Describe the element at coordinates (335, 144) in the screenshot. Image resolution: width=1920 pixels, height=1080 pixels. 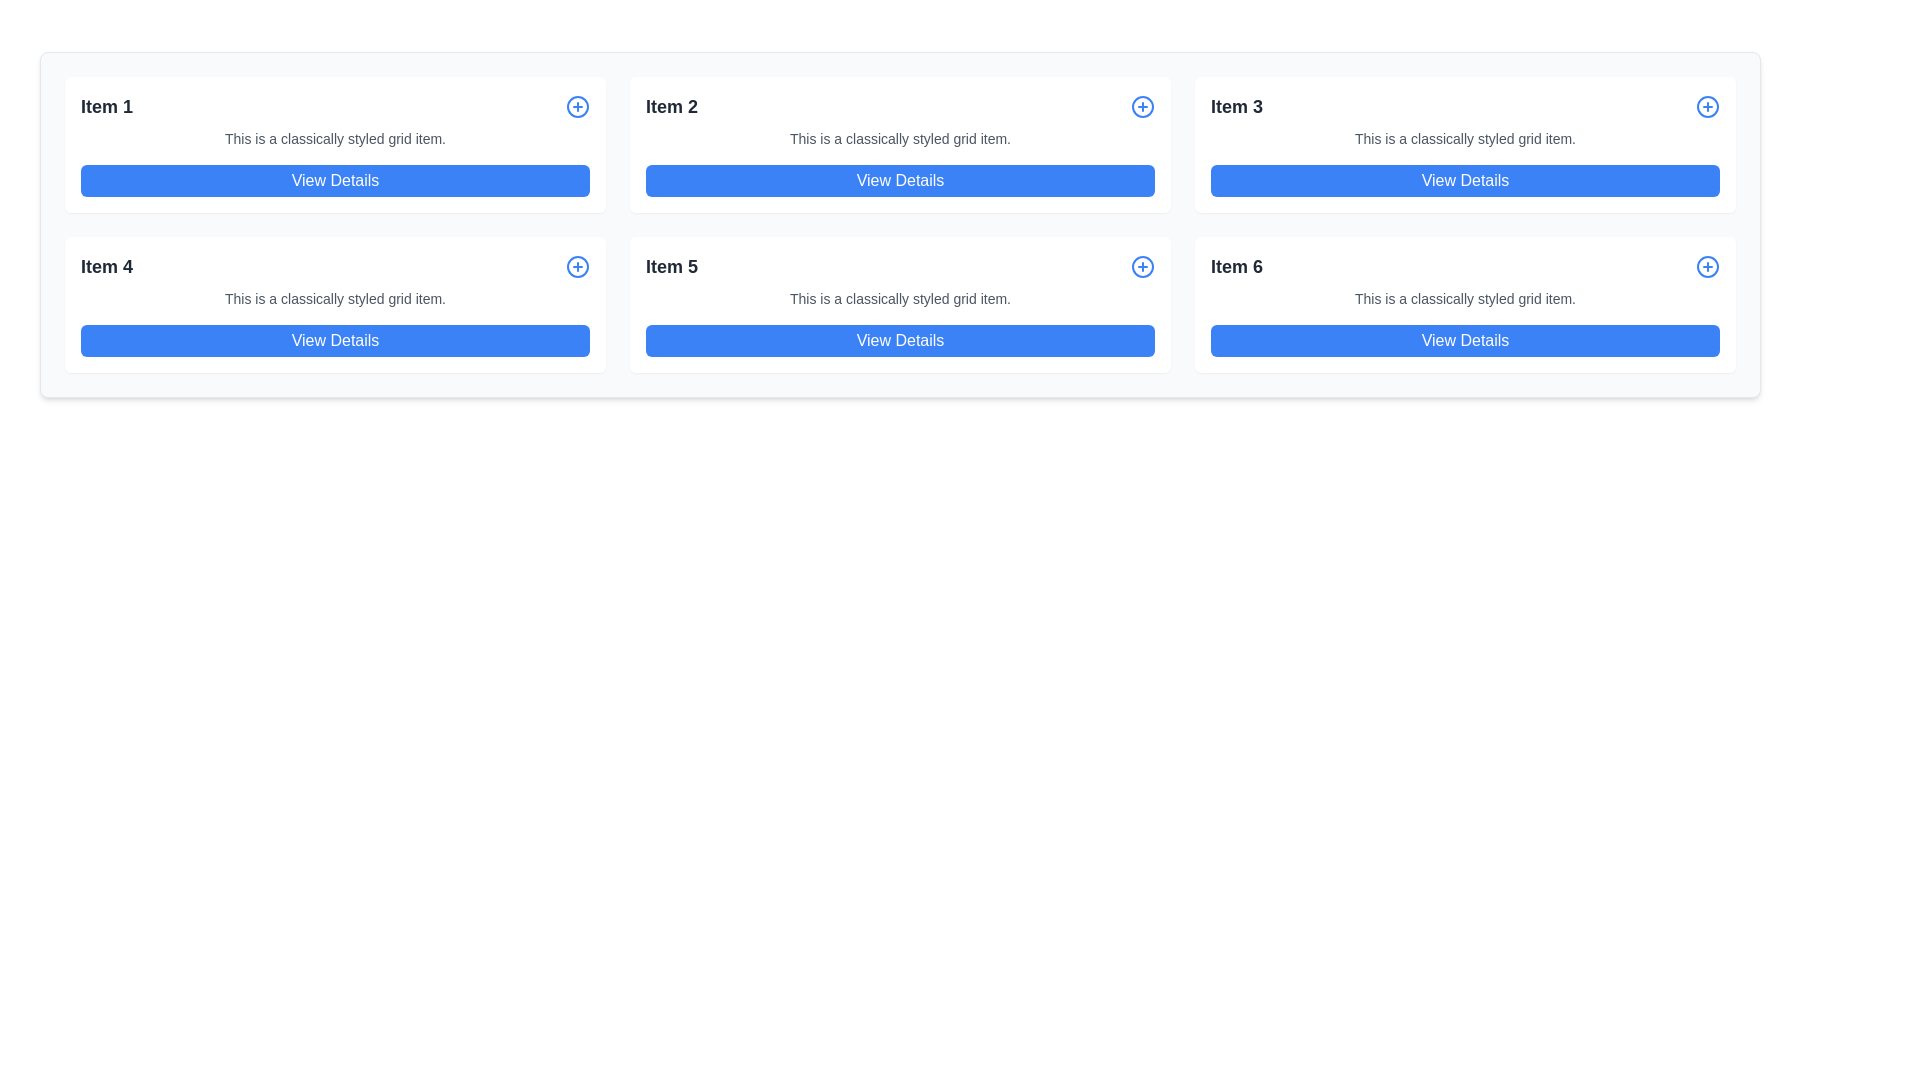
I see `textual content of the interactive card for 'Item 1' located at the top-left corner of the grid layout` at that location.